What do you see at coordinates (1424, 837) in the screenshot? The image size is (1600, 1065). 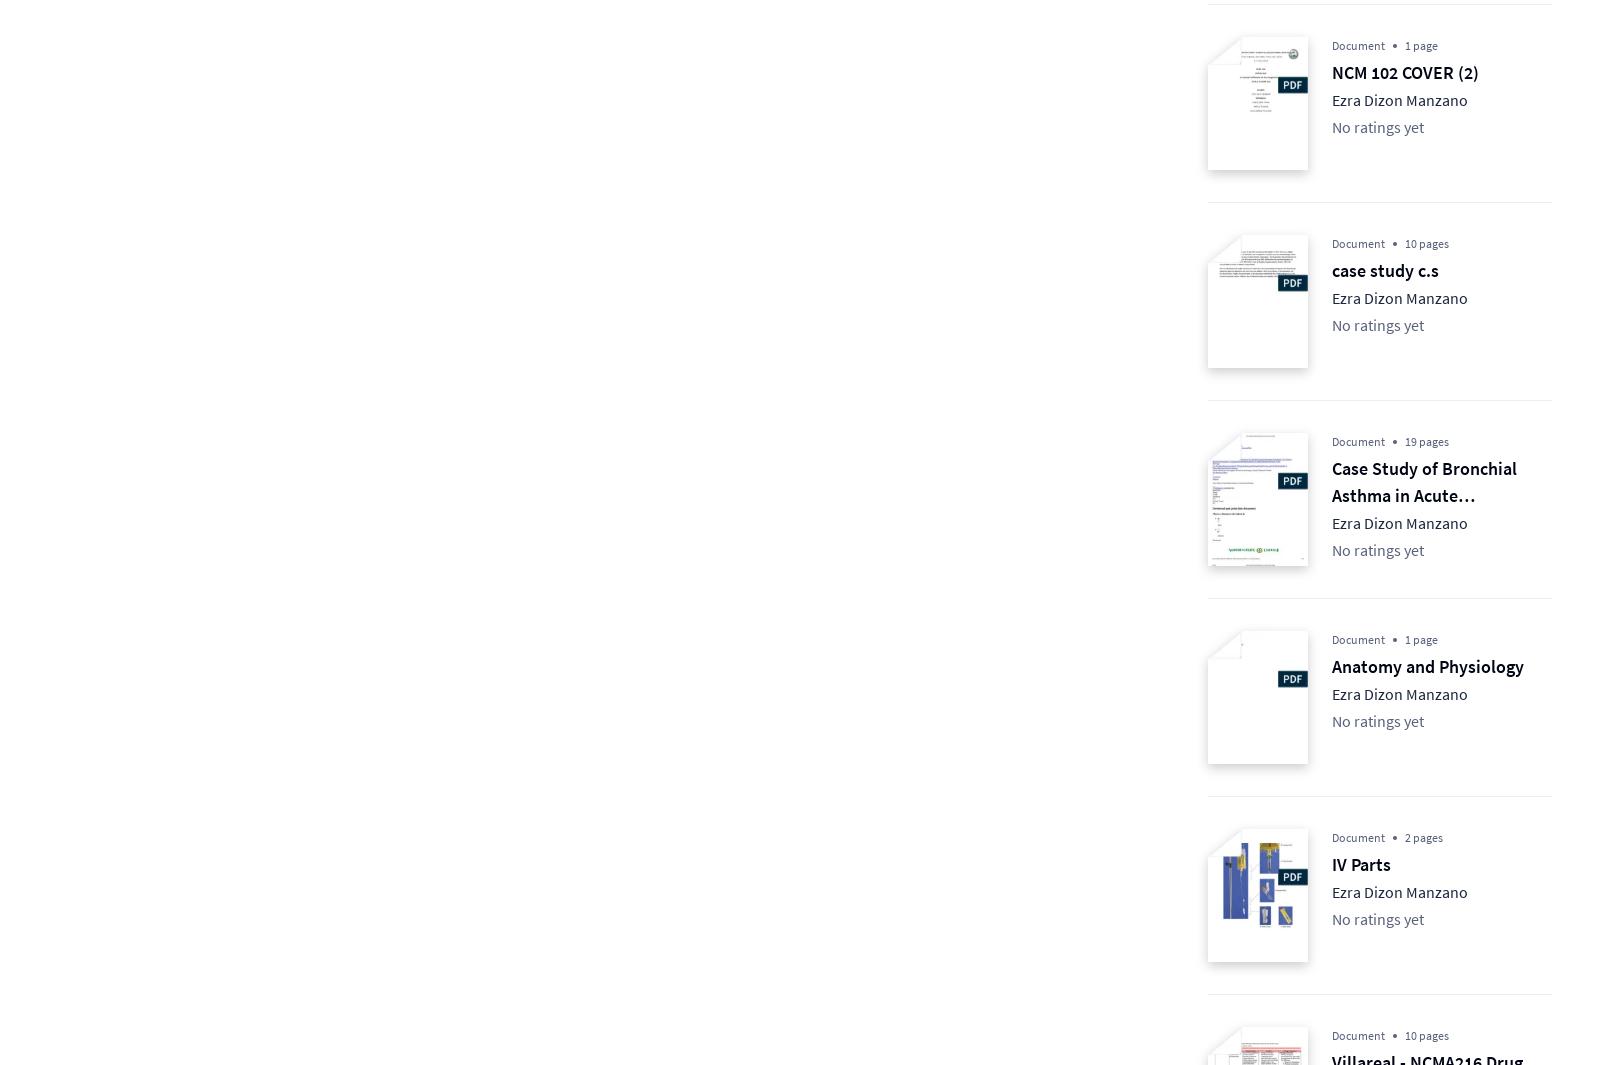 I see `'2 pages'` at bounding box center [1424, 837].